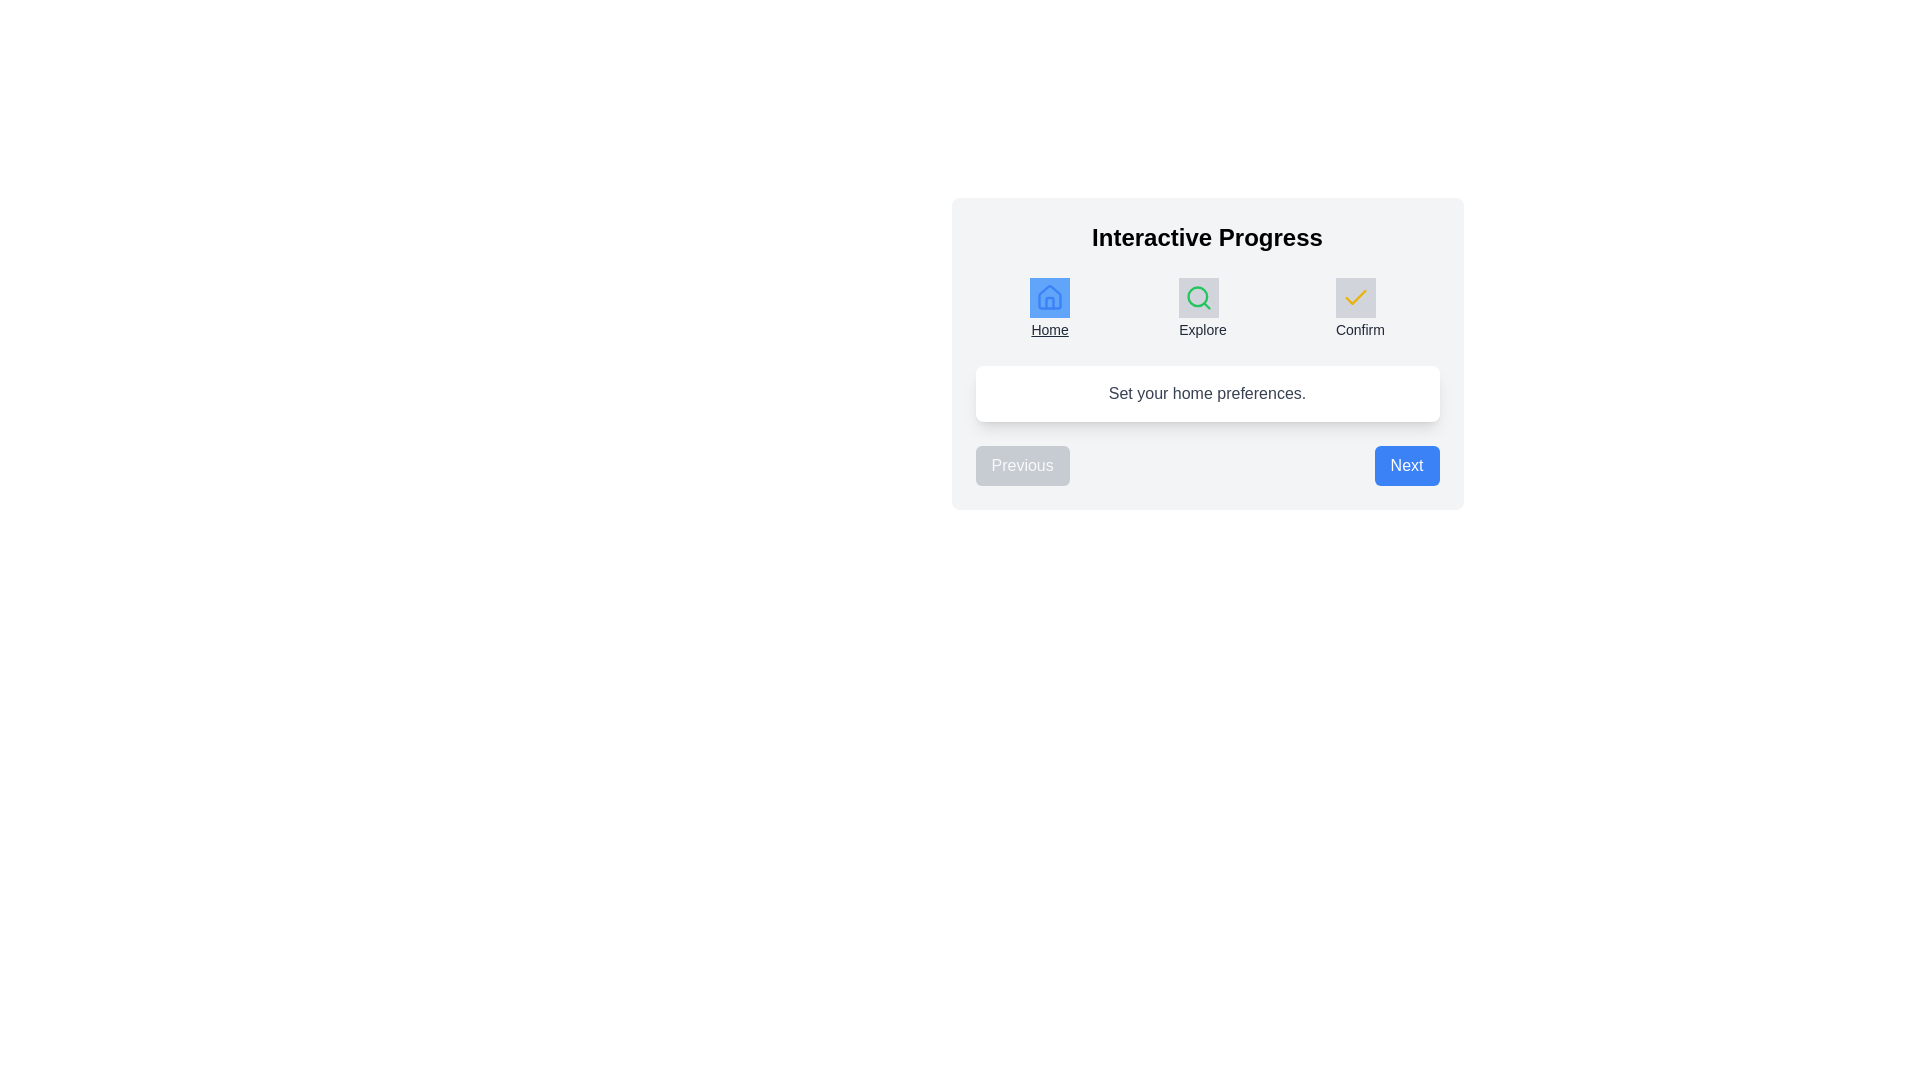 Image resolution: width=1920 pixels, height=1080 pixels. What do you see at coordinates (1202, 309) in the screenshot?
I see `the step Explore to view its description` at bounding box center [1202, 309].